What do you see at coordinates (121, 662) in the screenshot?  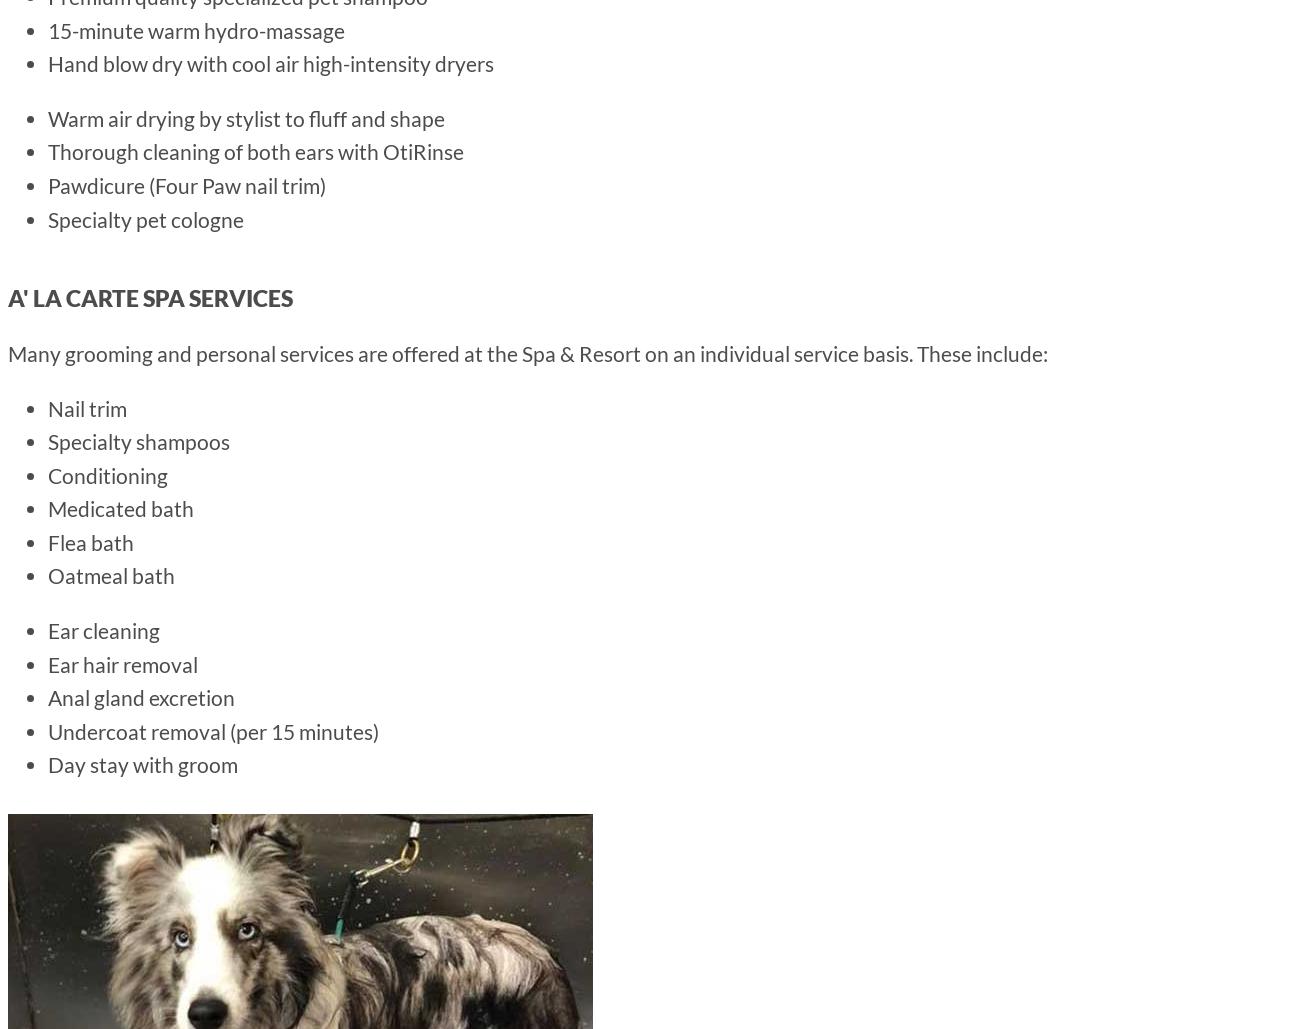 I see `'Ear hair removal'` at bounding box center [121, 662].